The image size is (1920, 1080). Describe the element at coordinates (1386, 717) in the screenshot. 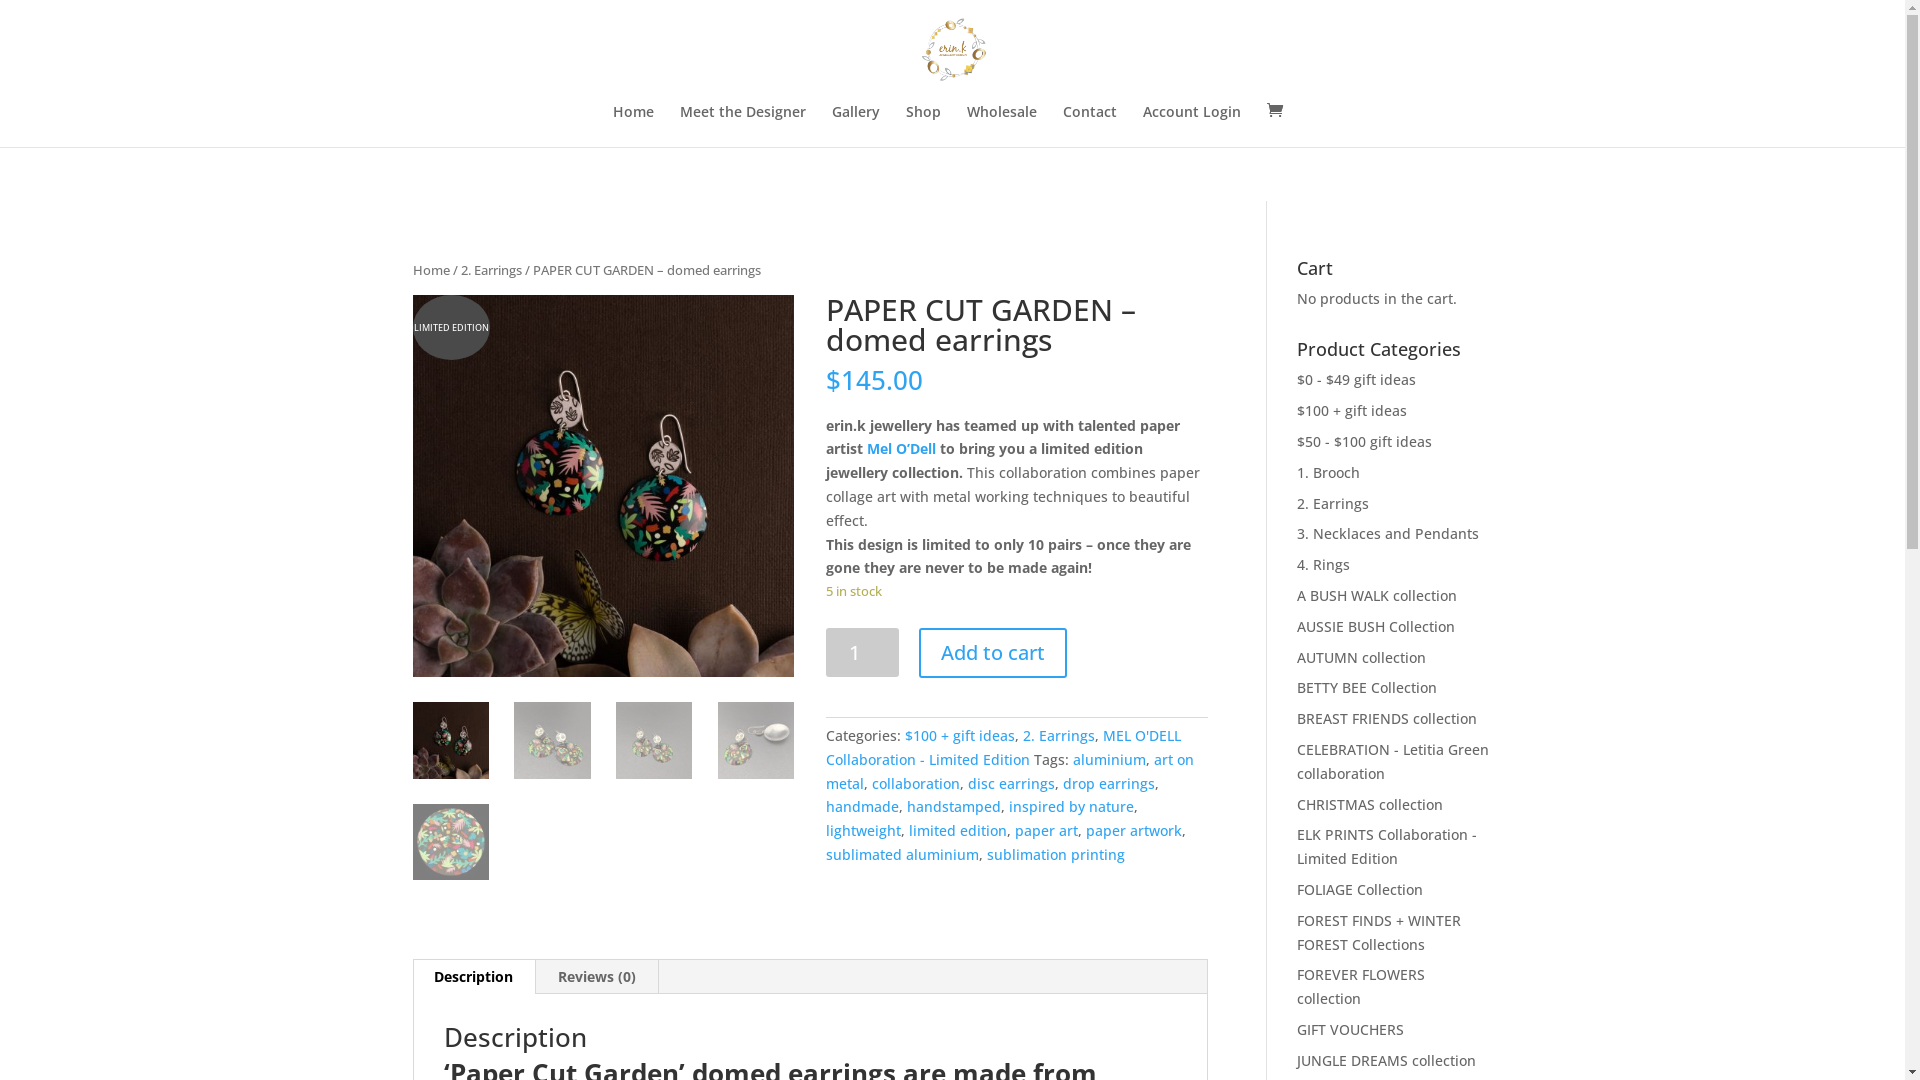

I see `'BREAST FRIENDS collection'` at that location.